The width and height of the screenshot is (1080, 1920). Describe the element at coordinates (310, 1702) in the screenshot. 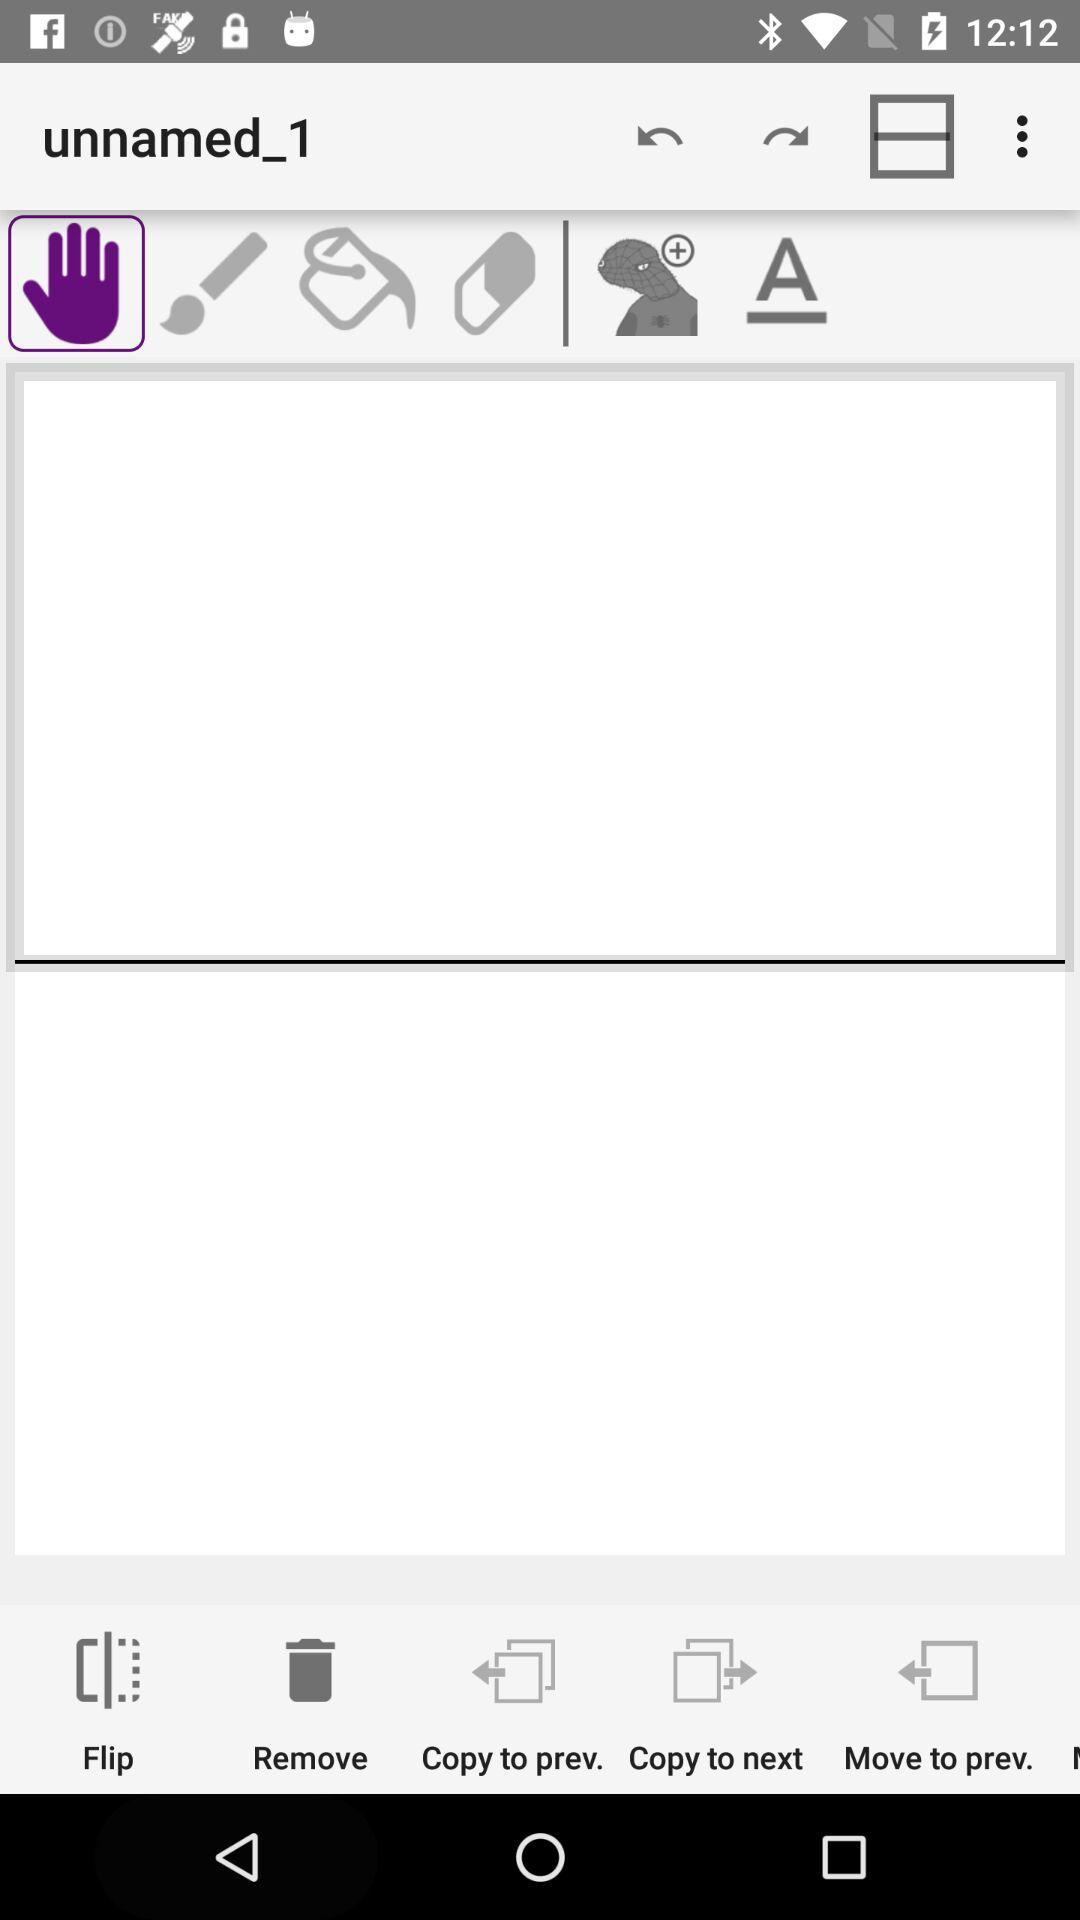

I see `the item next to flip item` at that location.